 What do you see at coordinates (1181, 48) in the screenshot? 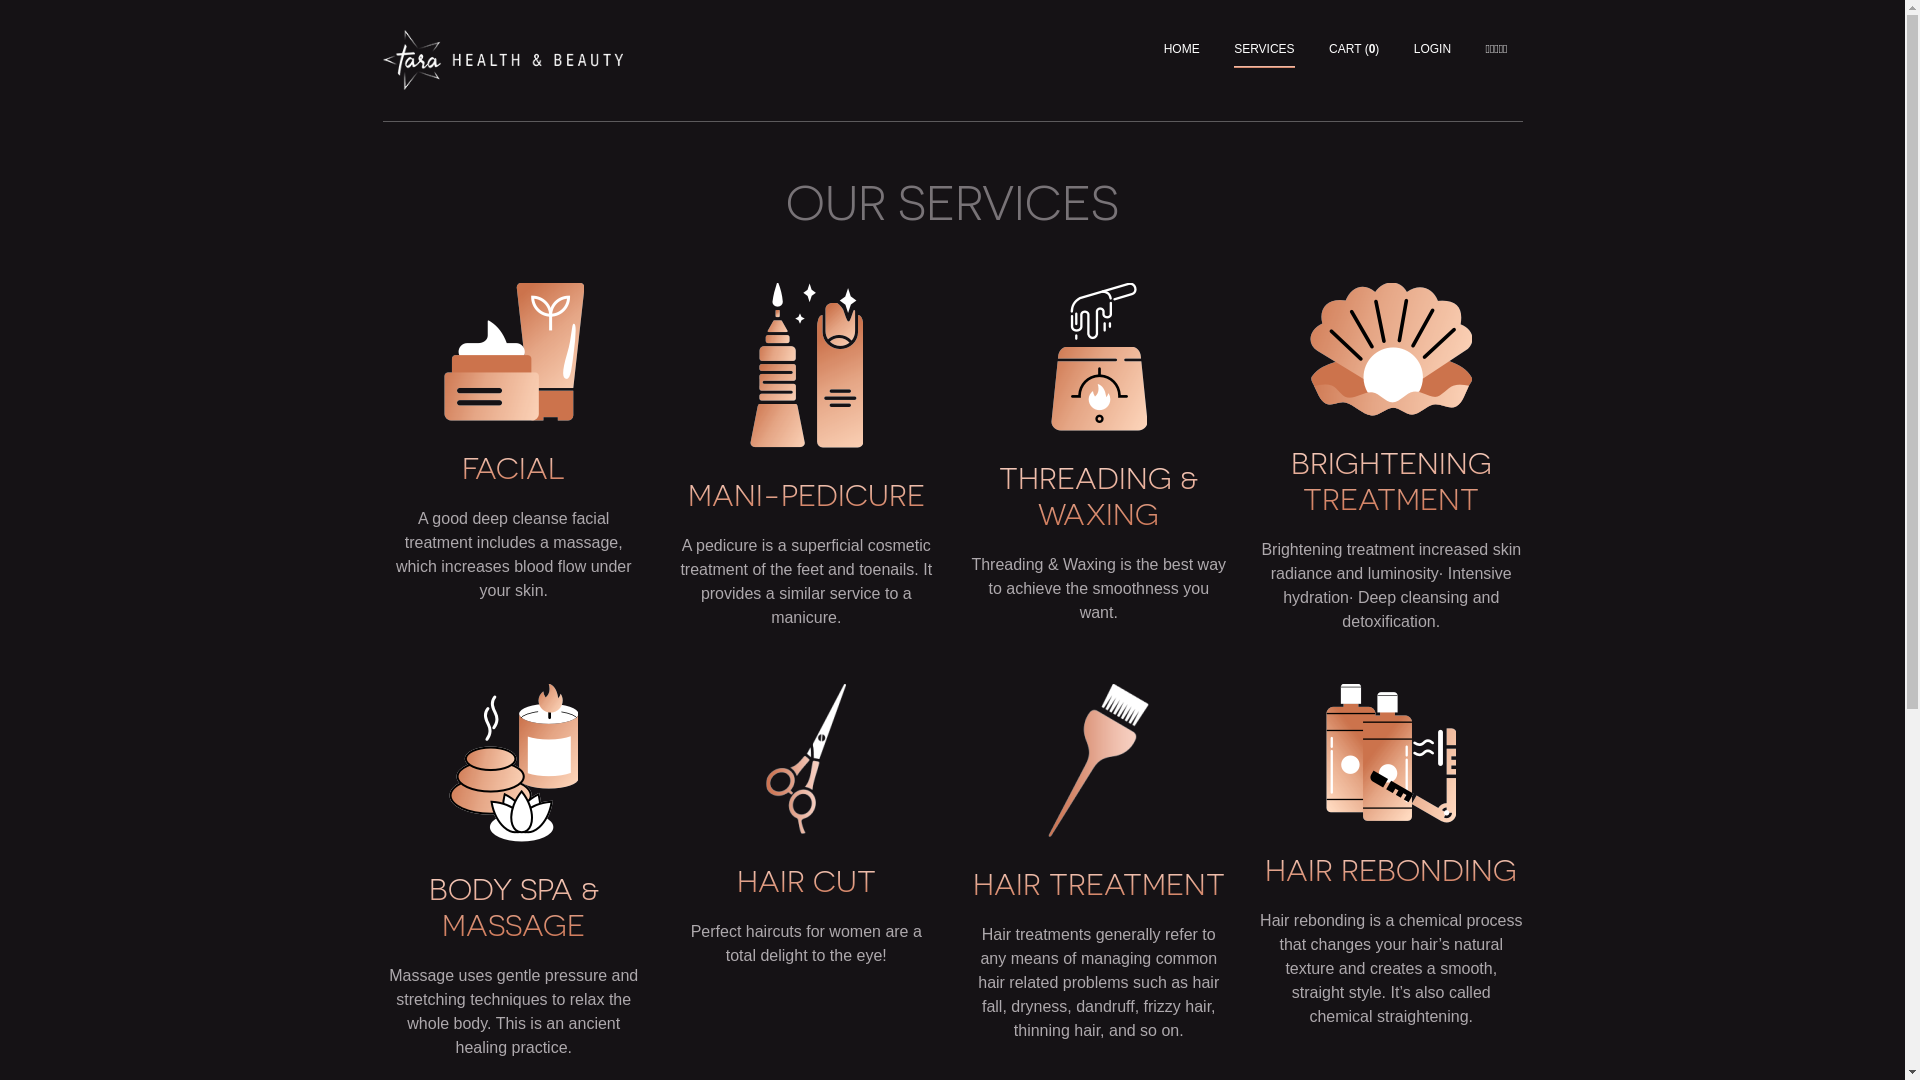
I see `'HOME'` at bounding box center [1181, 48].